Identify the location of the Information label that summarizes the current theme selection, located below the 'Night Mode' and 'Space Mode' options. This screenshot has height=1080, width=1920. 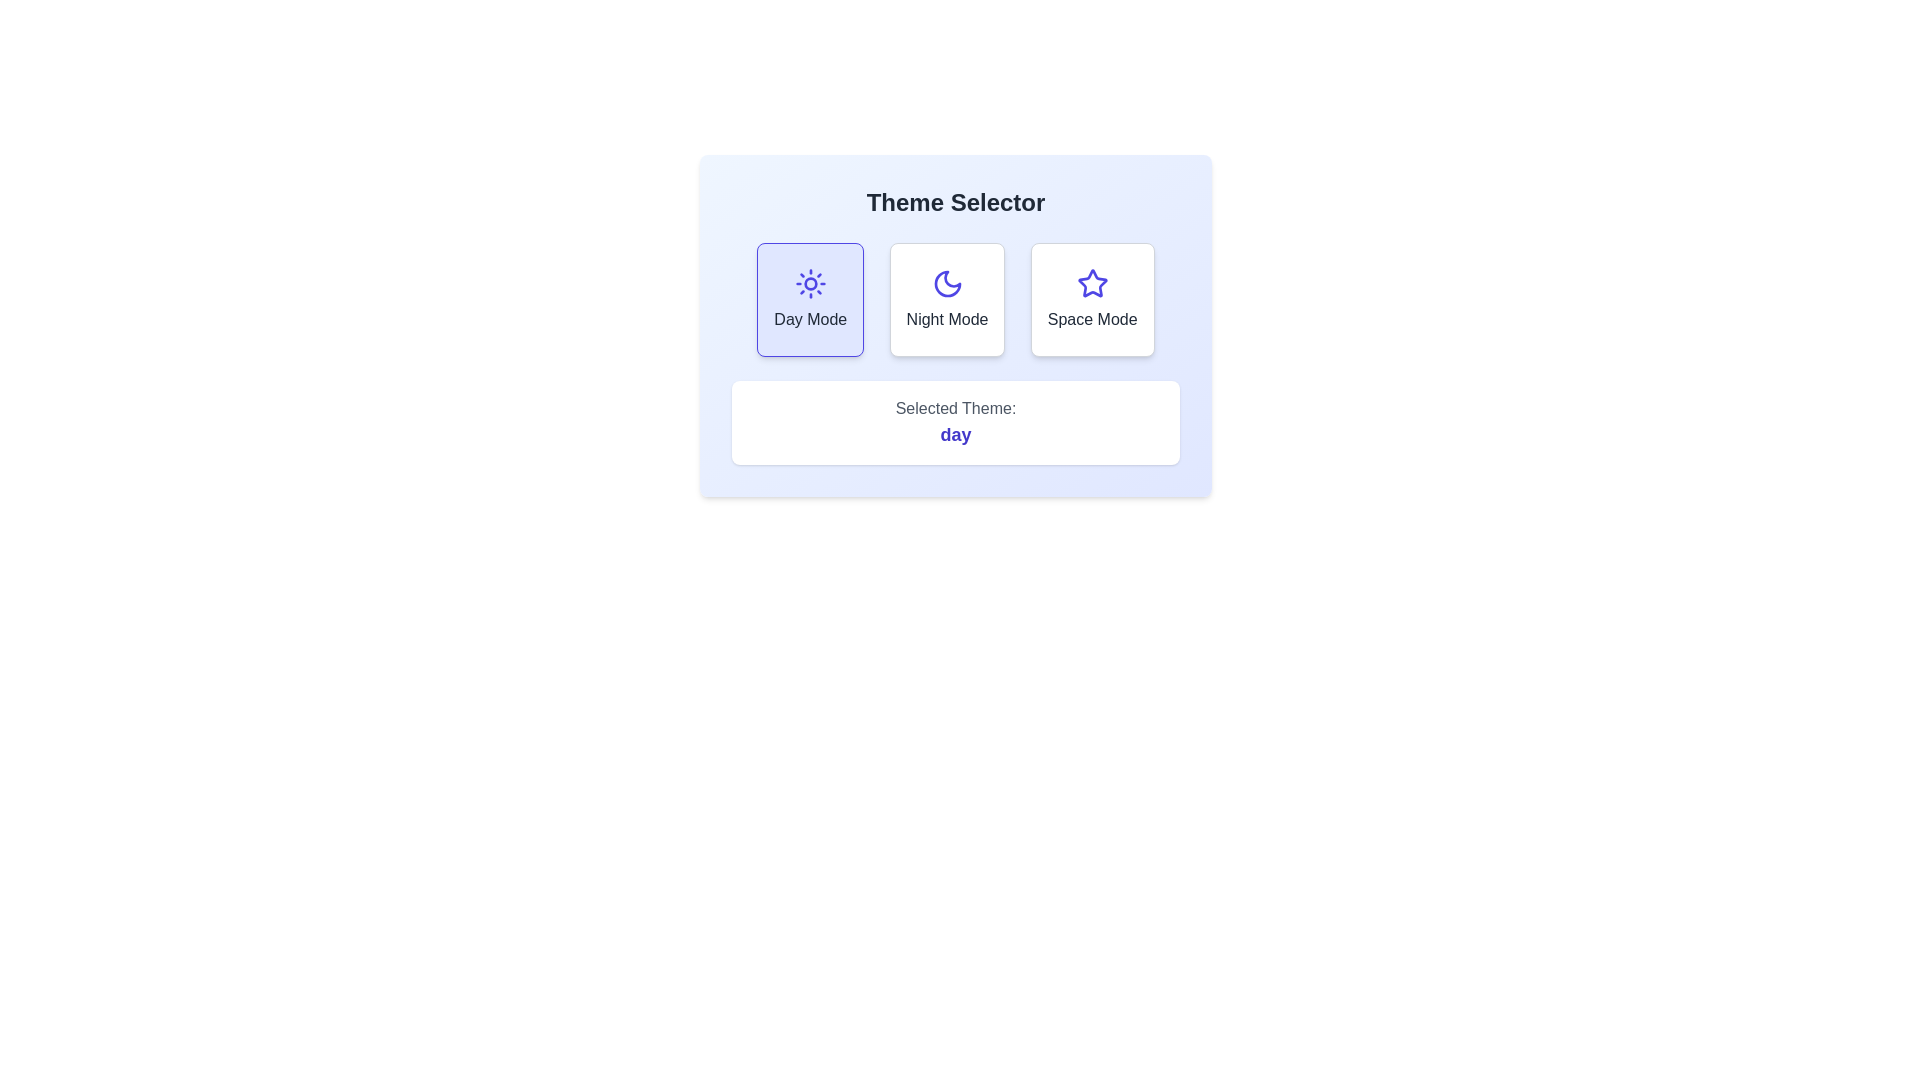
(954, 422).